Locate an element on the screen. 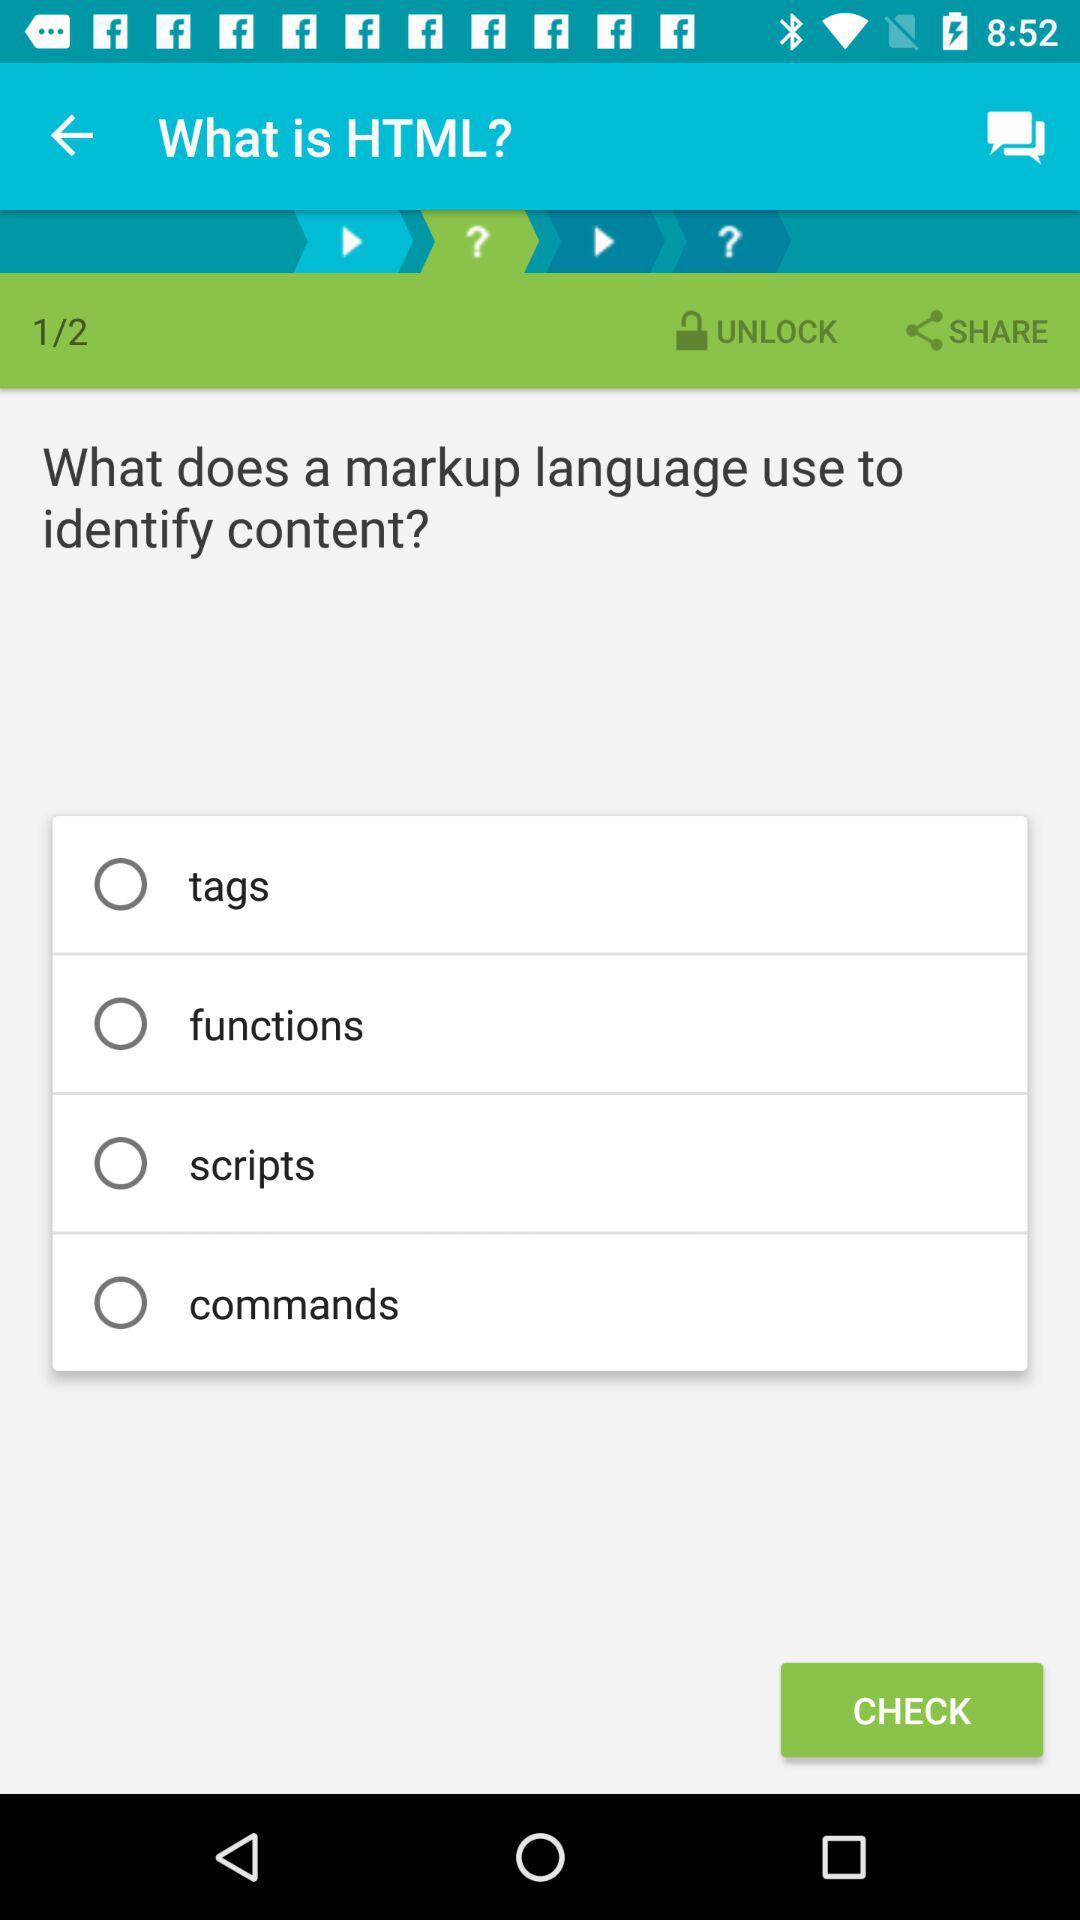  arrow with a question mark symbol is located at coordinates (477, 240).